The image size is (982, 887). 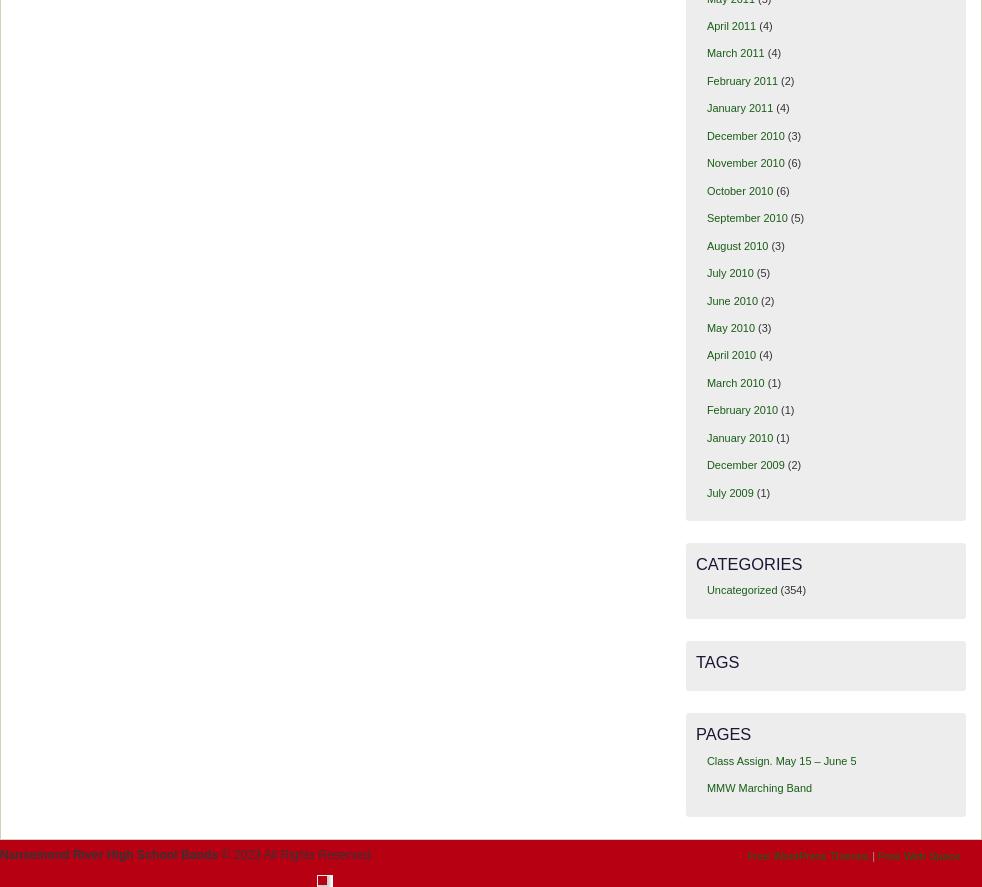 What do you see at coordinates (728, 272) in the screenshot?
I see `'July 2010'` at bounding box center [728, 272].